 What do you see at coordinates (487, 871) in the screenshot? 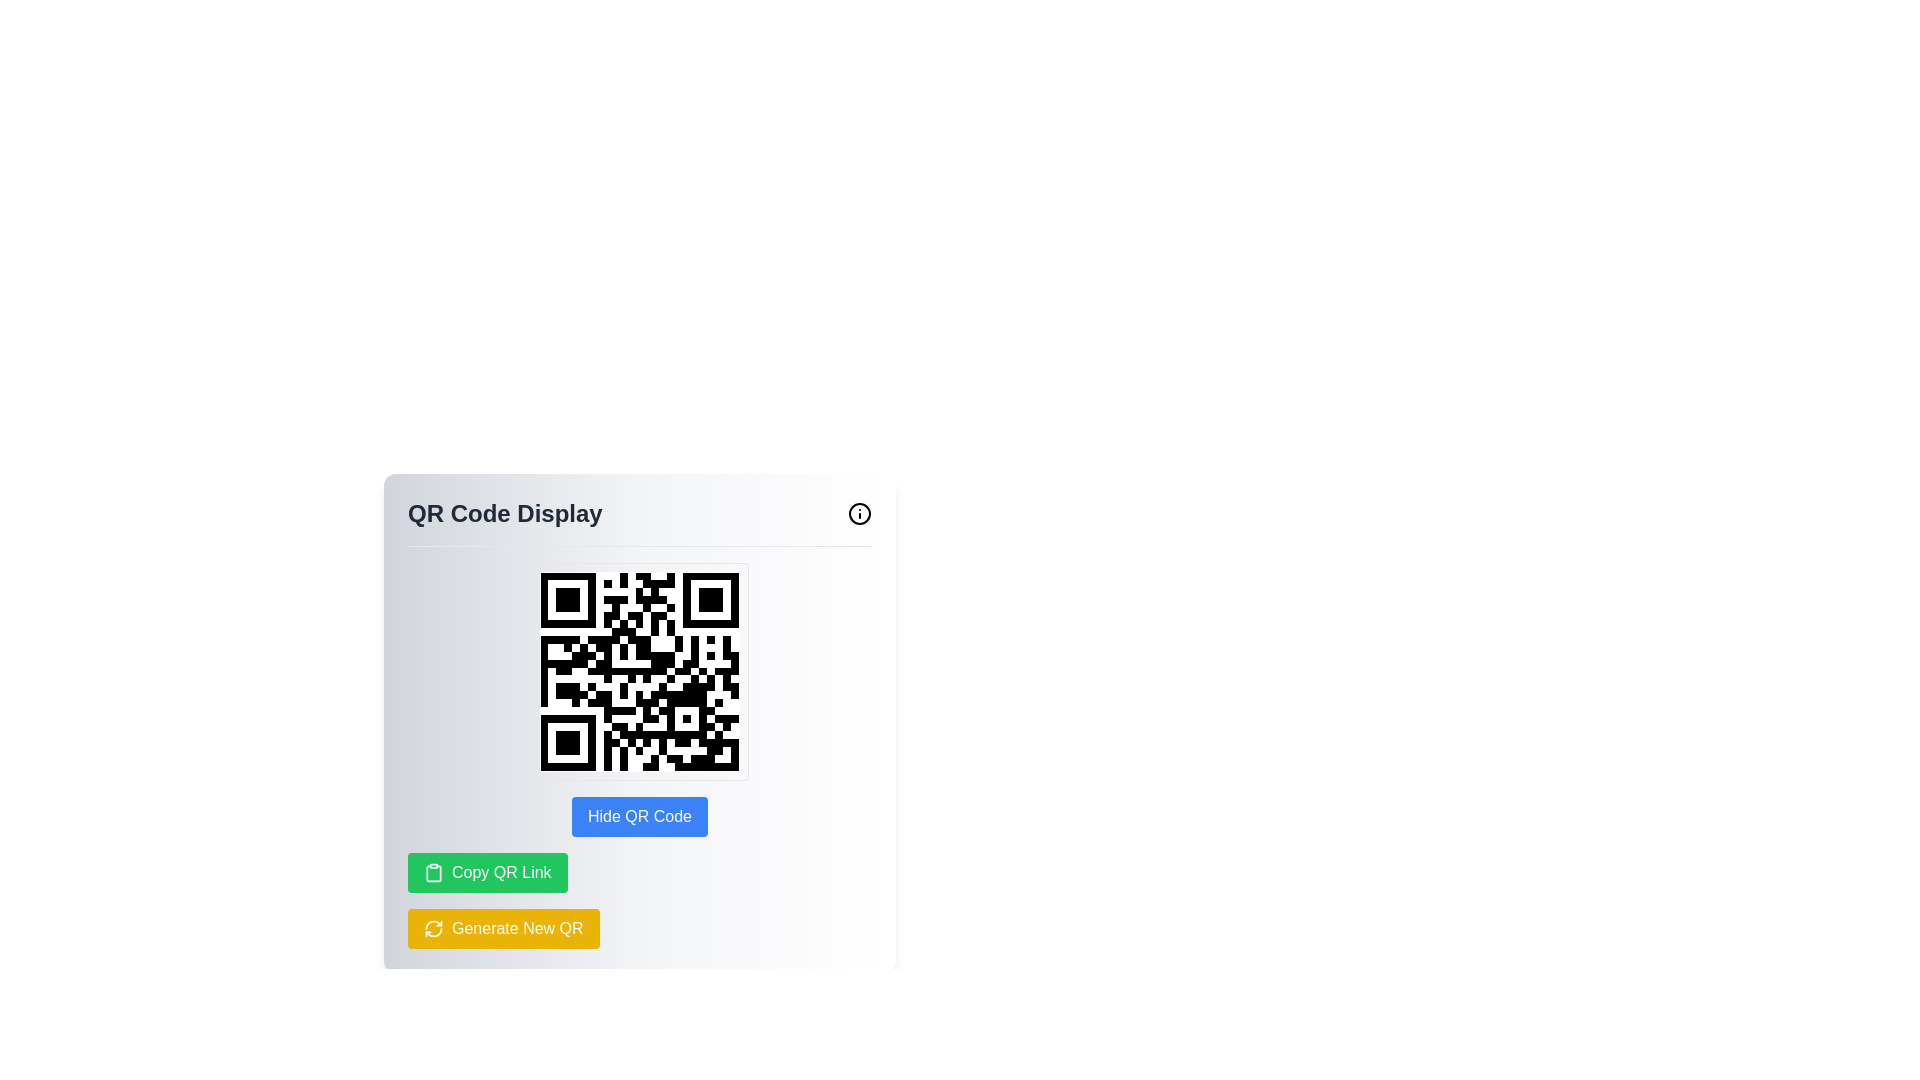
I see `the button that copies the QR link to the clipboard, which is the second button from the top in the group of buttons below the QR code display` at bounding box center [487, 871].